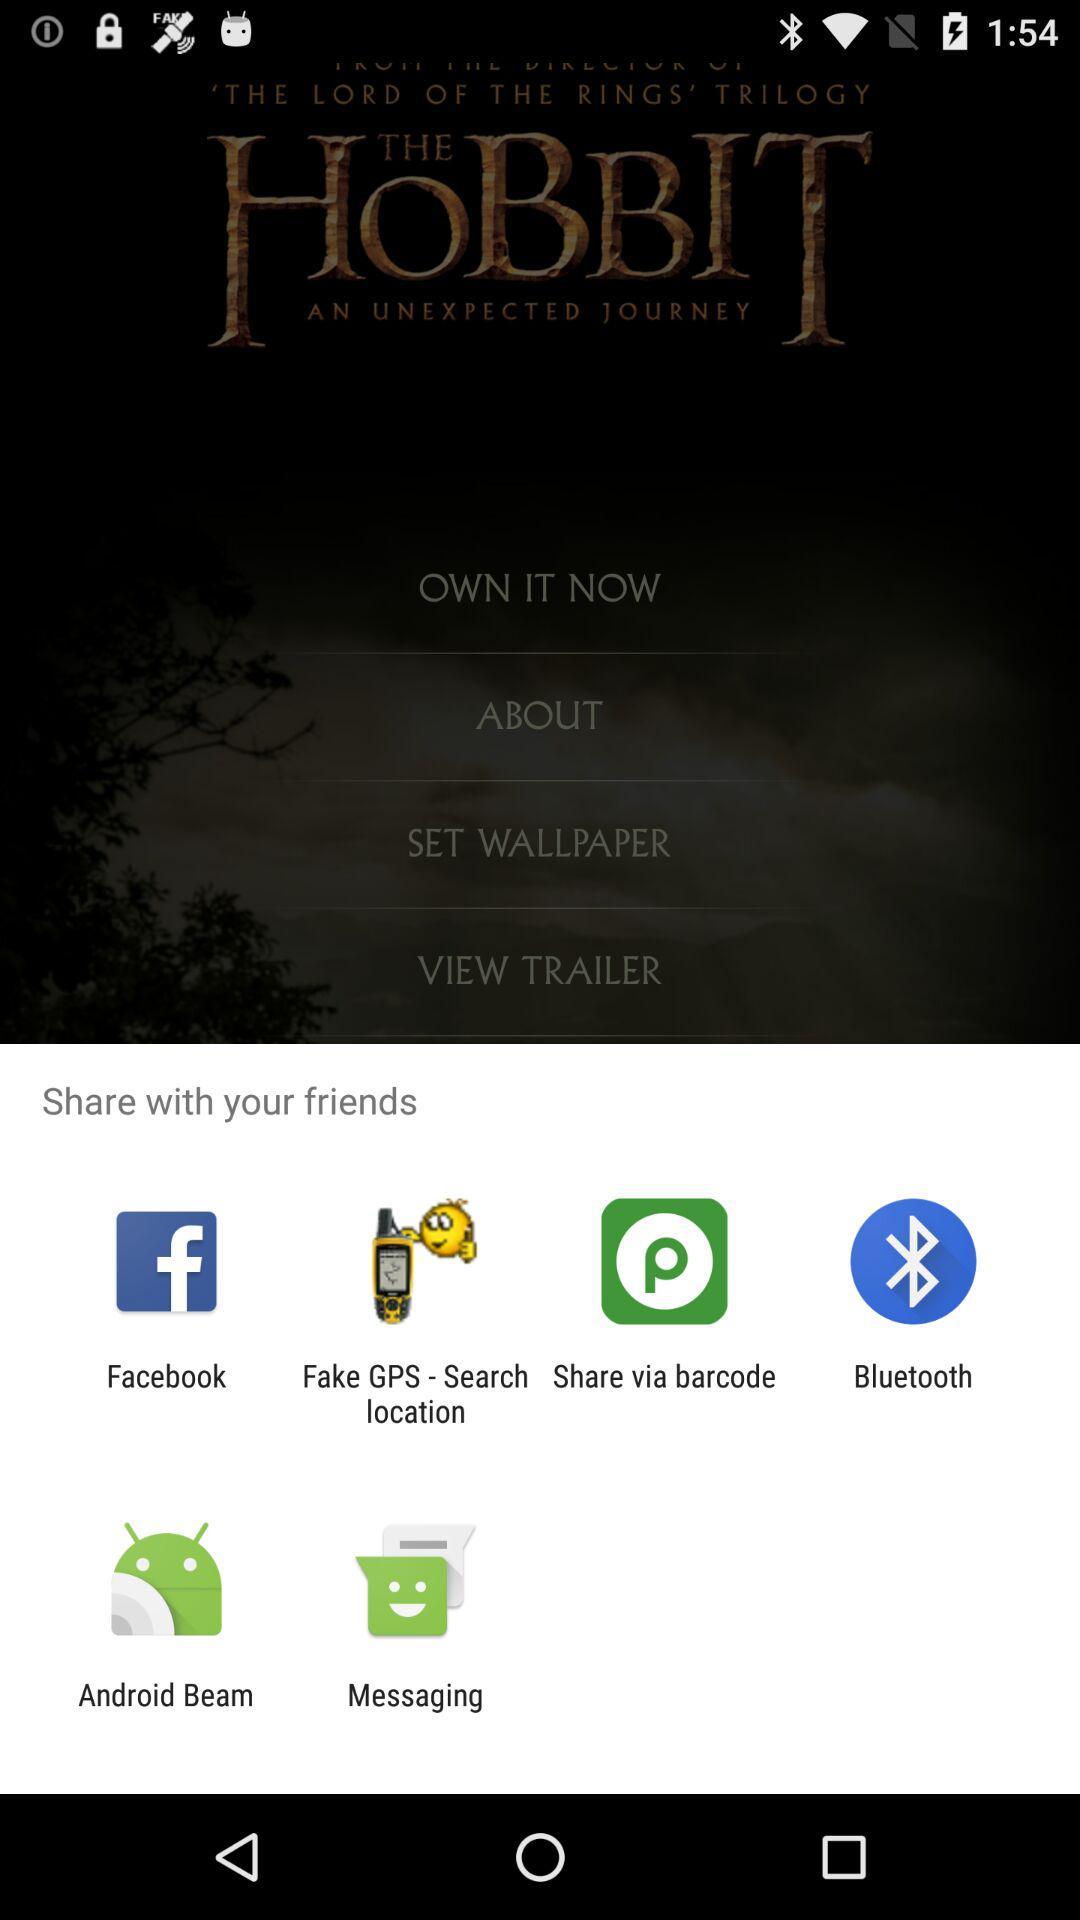  Describe the element at coordinates (913, 1392) in the screenshot. I see `the app next to share via barcode app` at that location.